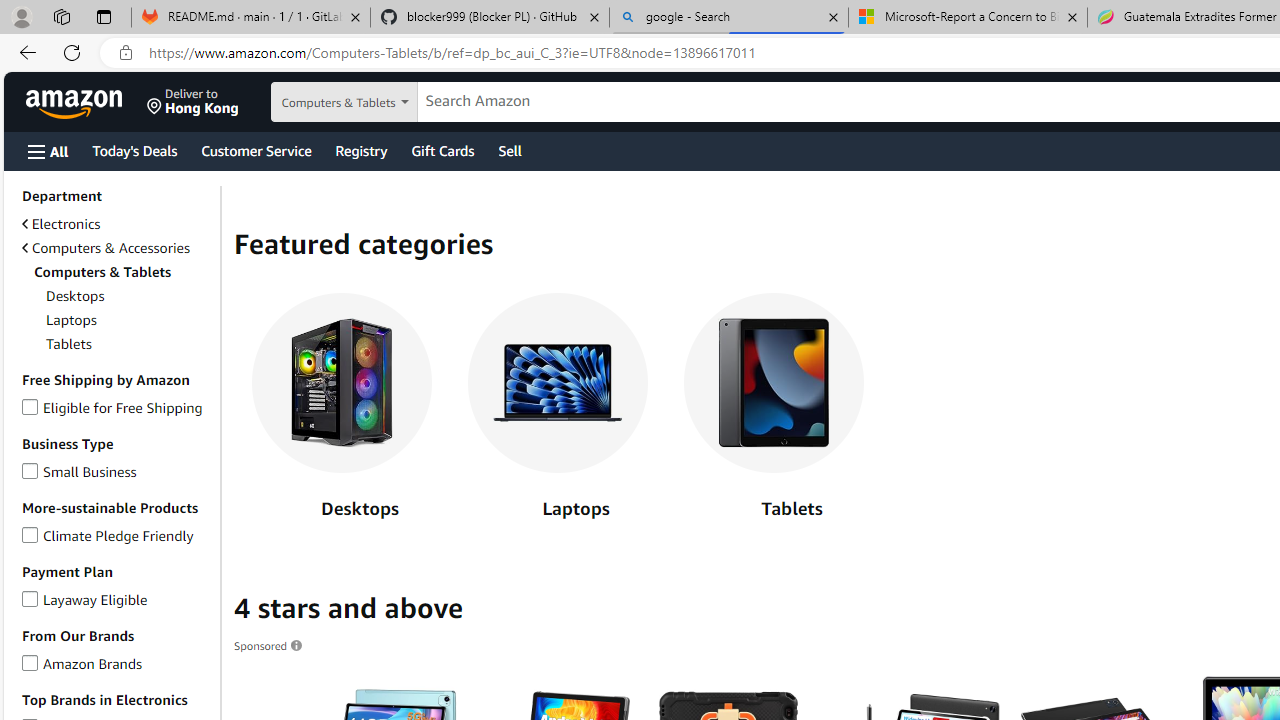 This screenshot has width=1280, height=720. What do you see at coordinates (116, 247) in the screenshot?
I see `'Computers & Accessories'` at bounding box center [116, 247].